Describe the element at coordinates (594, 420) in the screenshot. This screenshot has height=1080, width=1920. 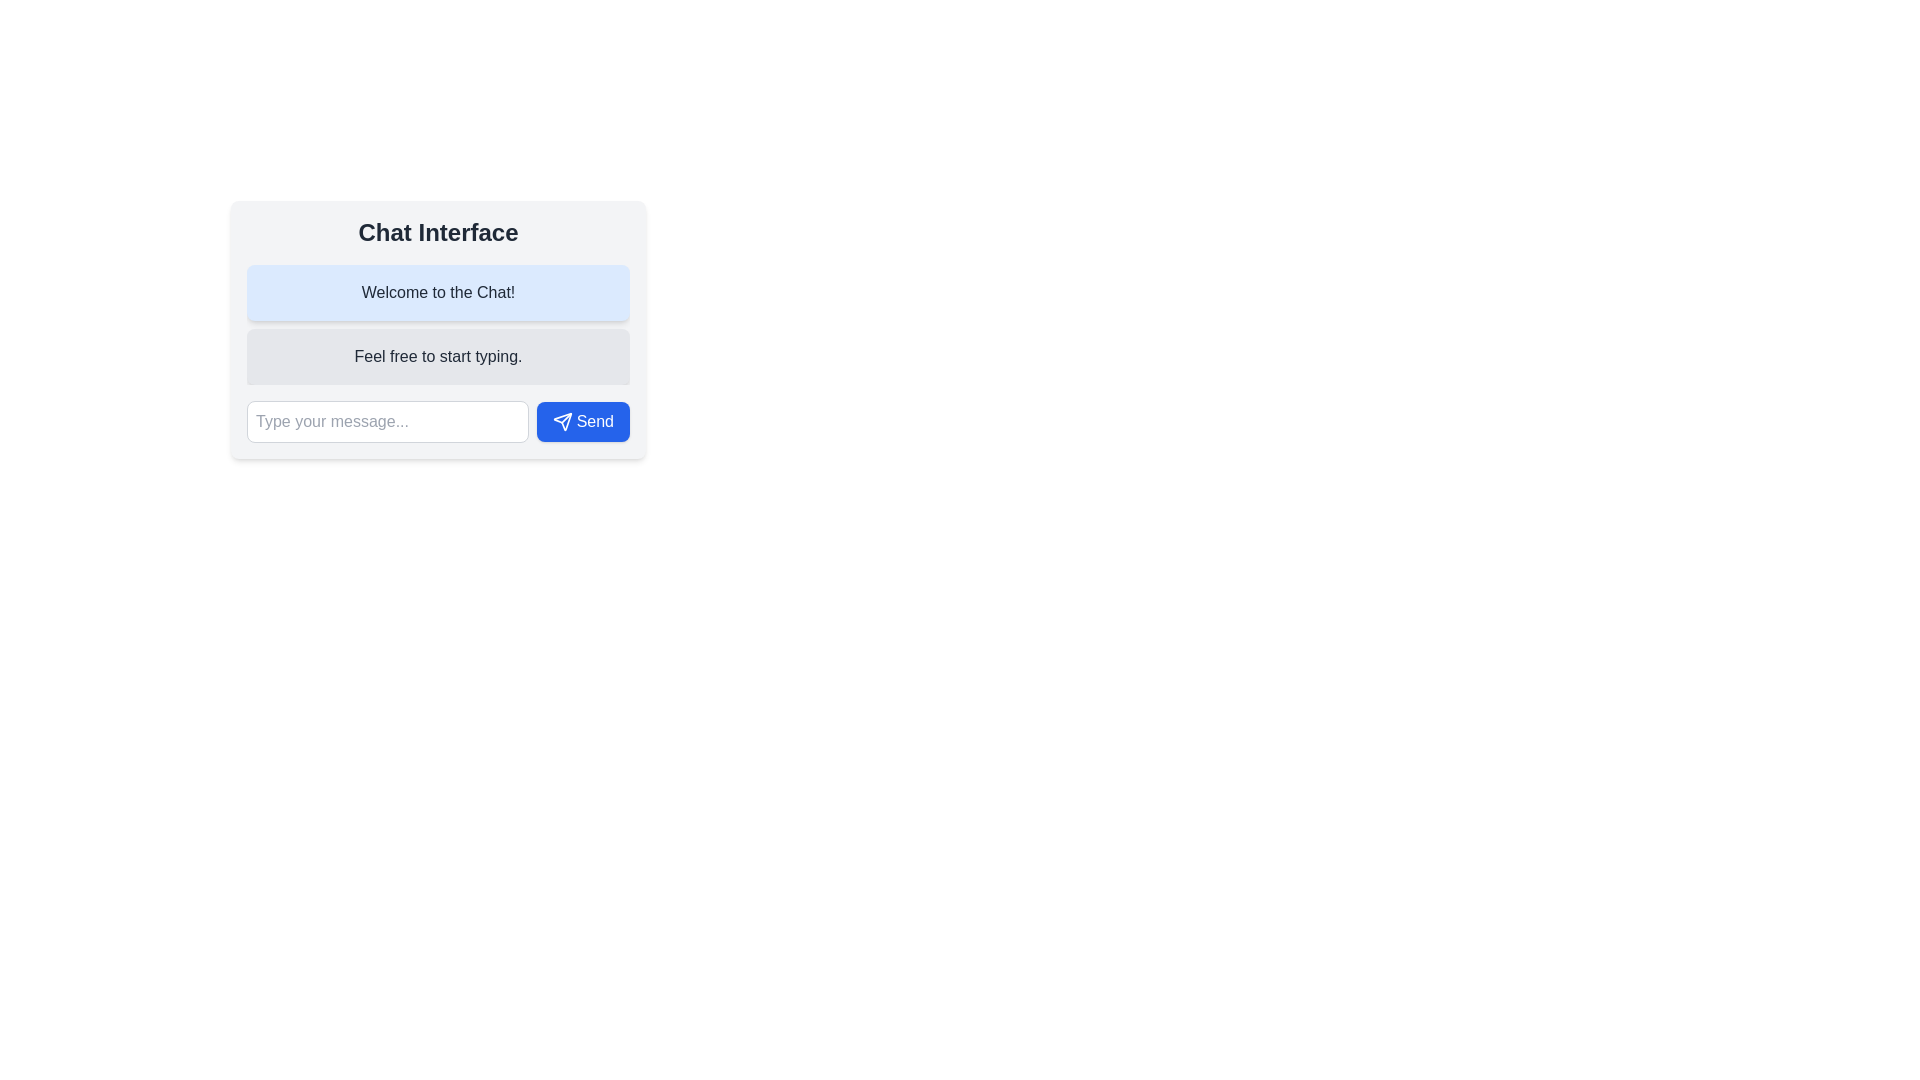
I see `text displayed on the blue button labeled 'Send', which is located at the bottom right corner of the chat interface` at that location.